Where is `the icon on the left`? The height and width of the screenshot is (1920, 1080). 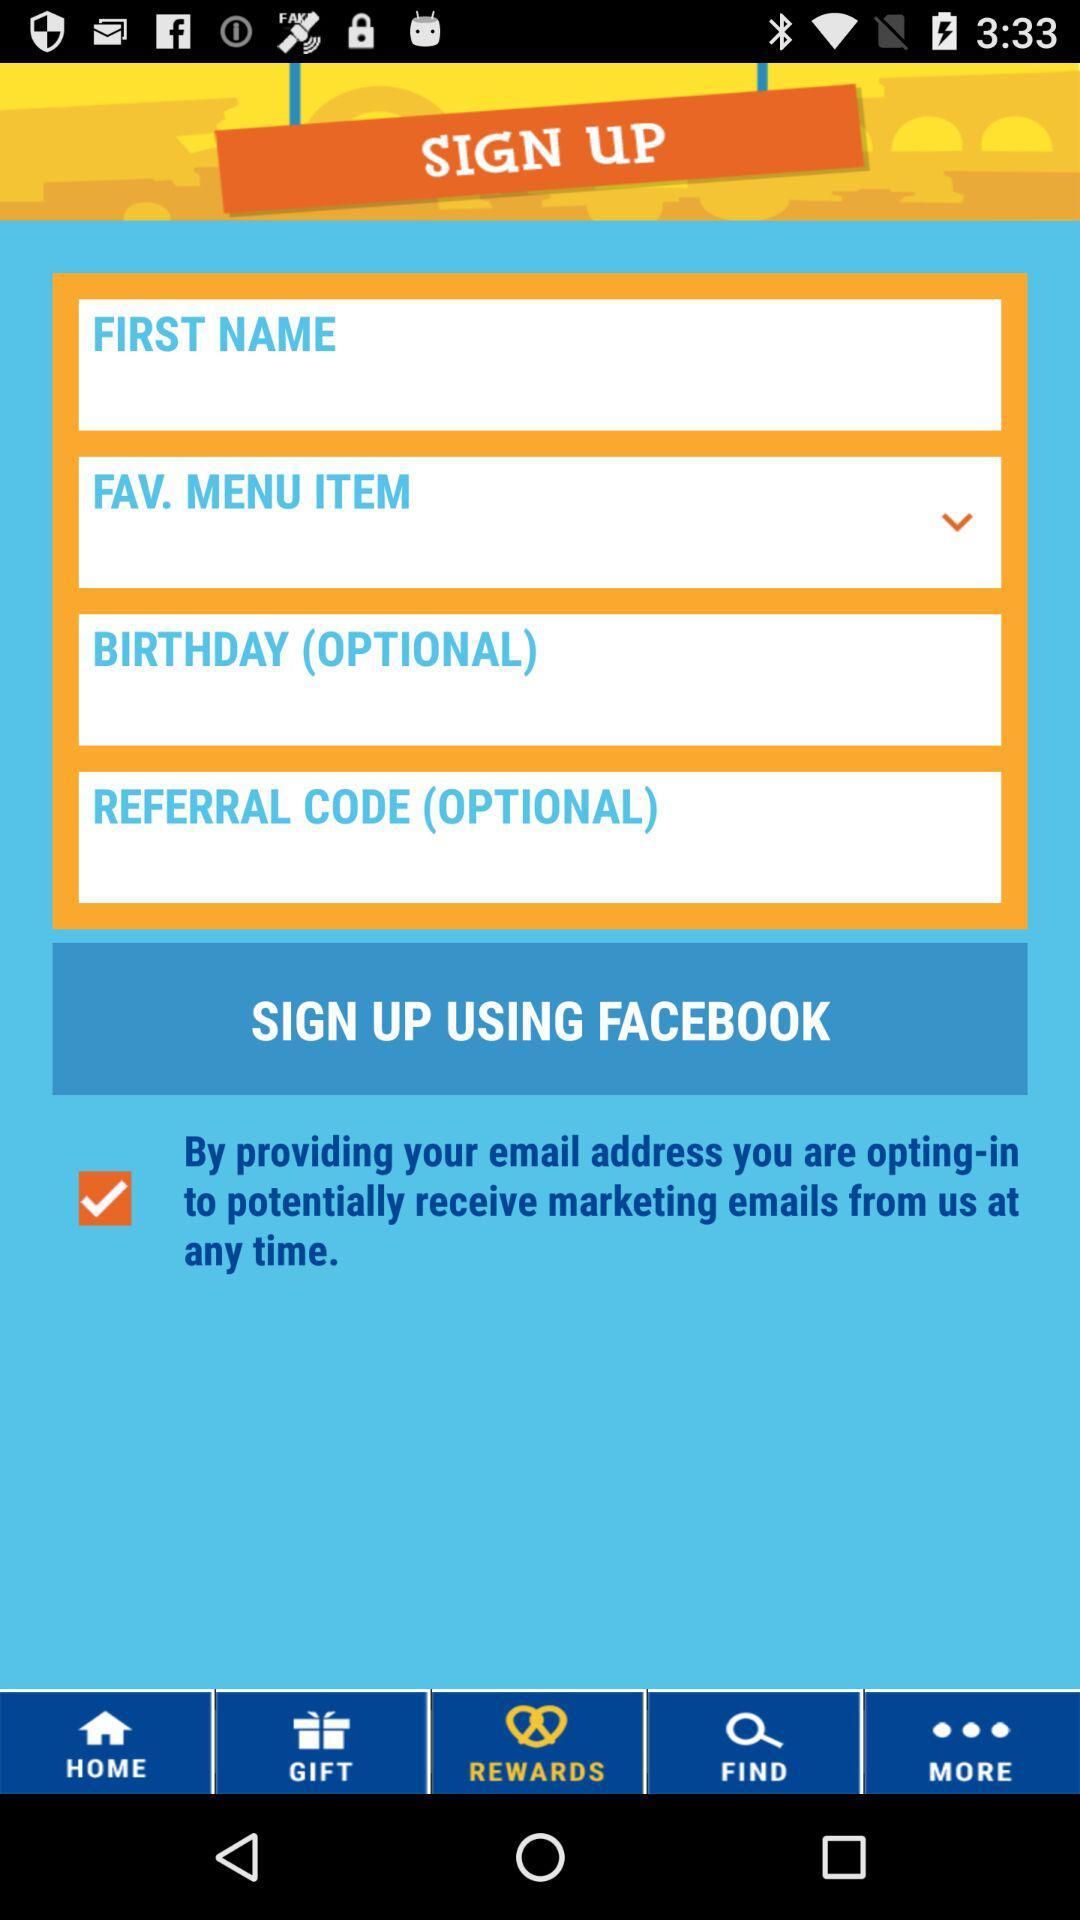
the icon on the left is located at coordinates (104, 1199).